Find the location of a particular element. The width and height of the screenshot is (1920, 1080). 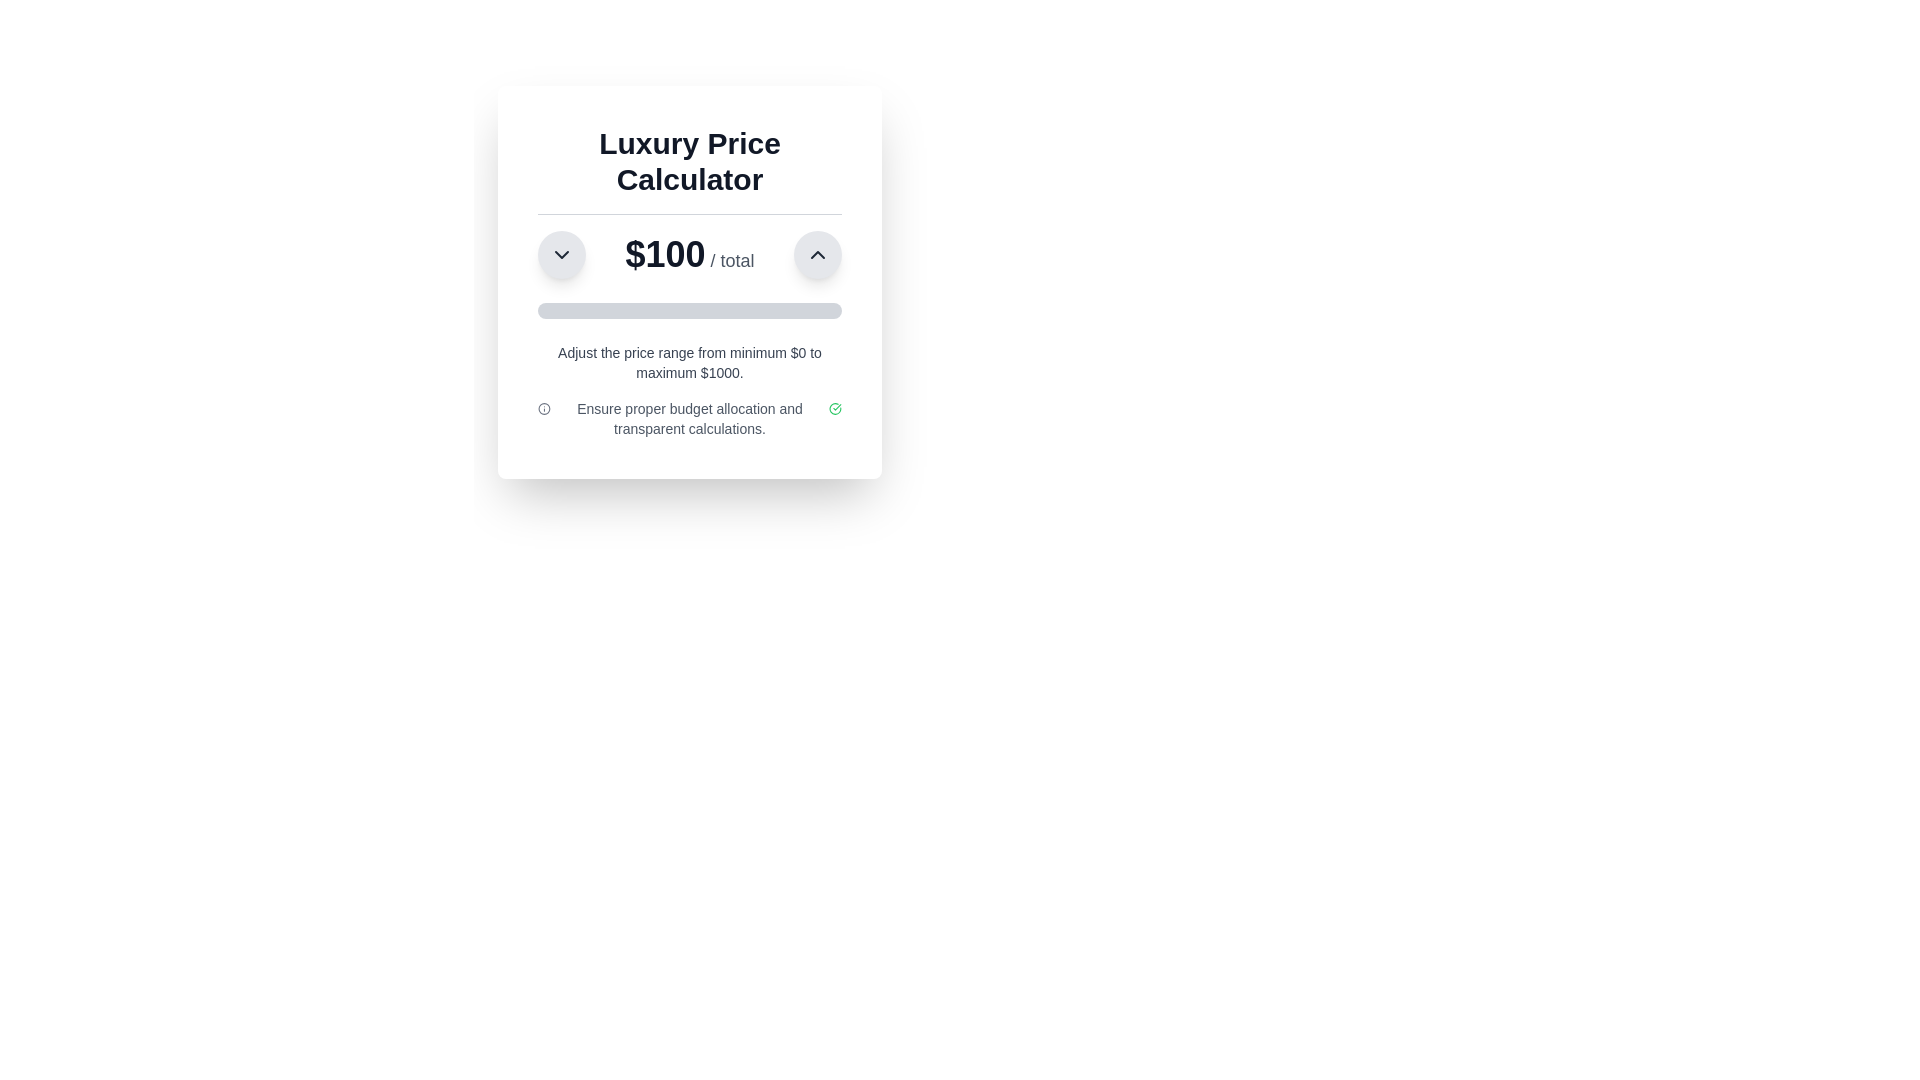

the first button in the horizontal row of interactive components to decrement the price in the price calculator, located to the left of the '$100 / total' text is located at coordinates (560, 253).